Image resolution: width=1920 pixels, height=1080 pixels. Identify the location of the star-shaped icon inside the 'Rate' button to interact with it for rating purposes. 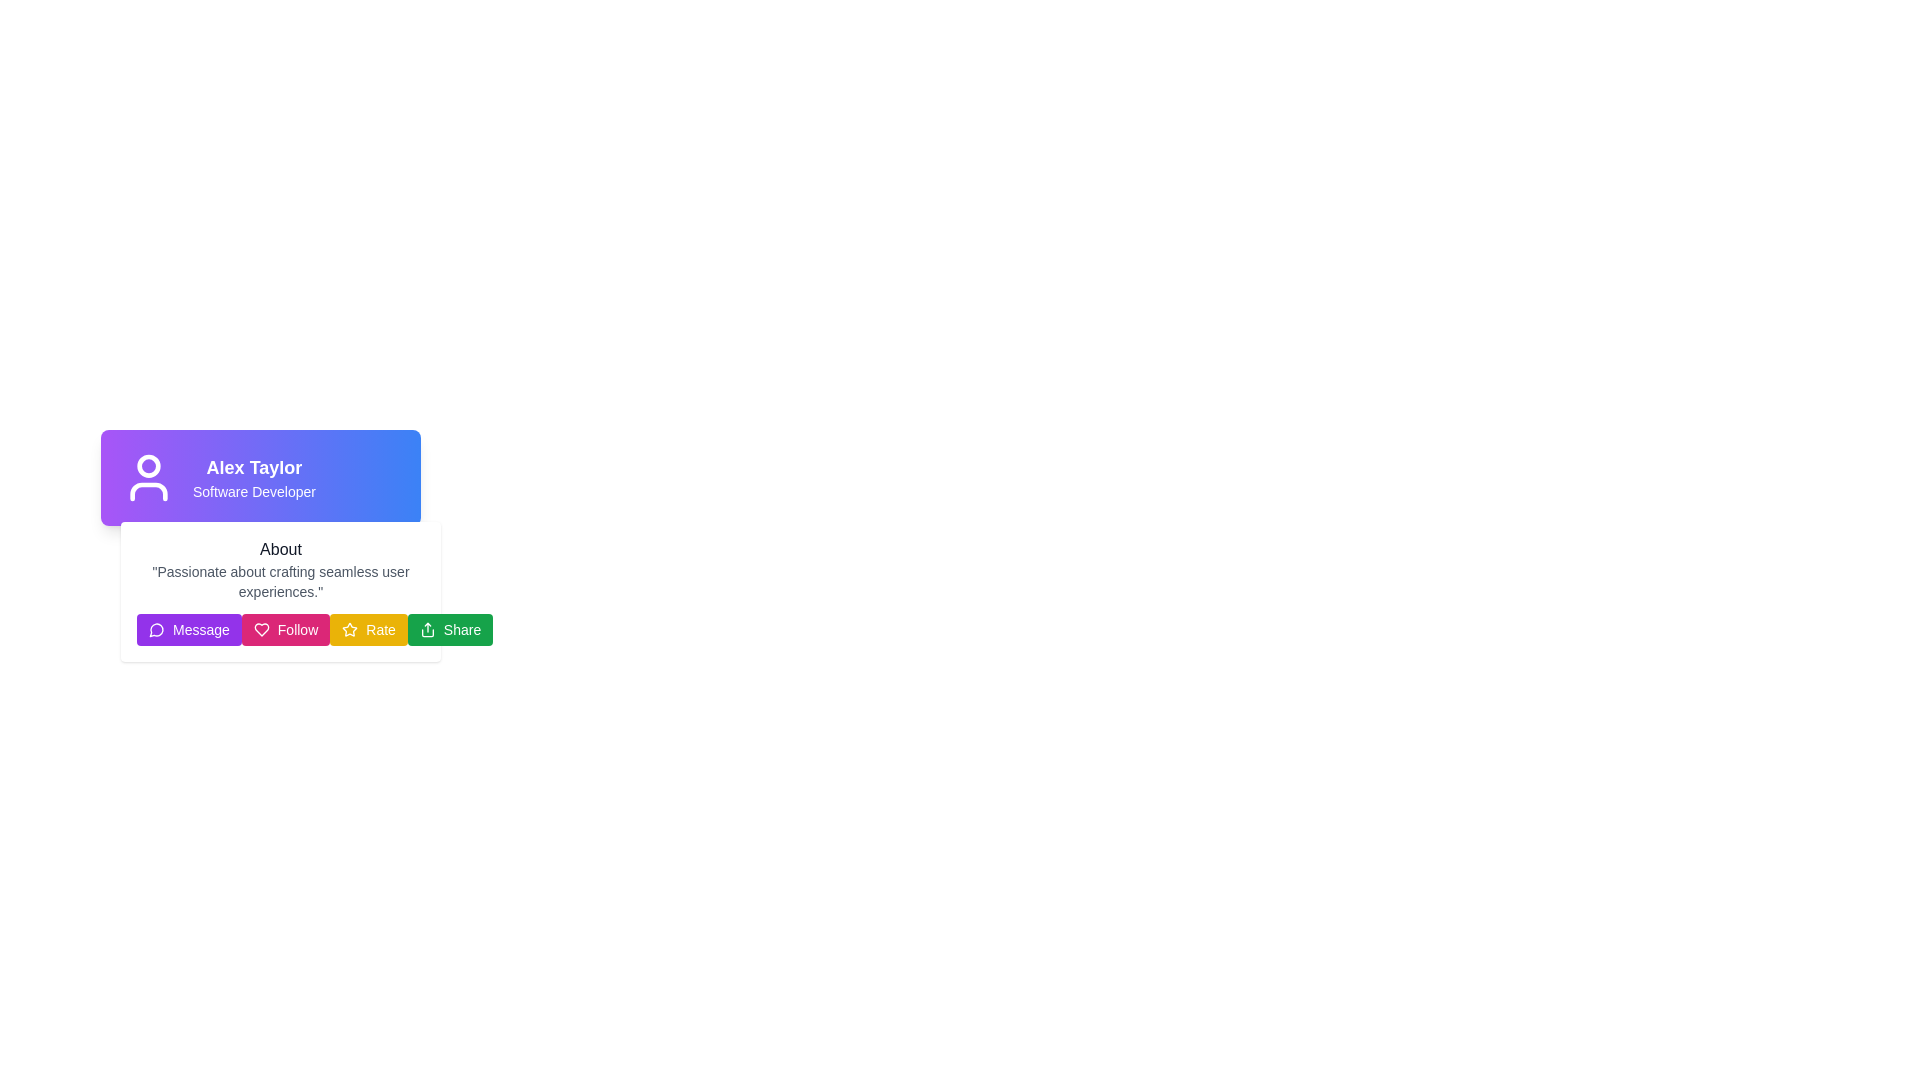
(350, 628).